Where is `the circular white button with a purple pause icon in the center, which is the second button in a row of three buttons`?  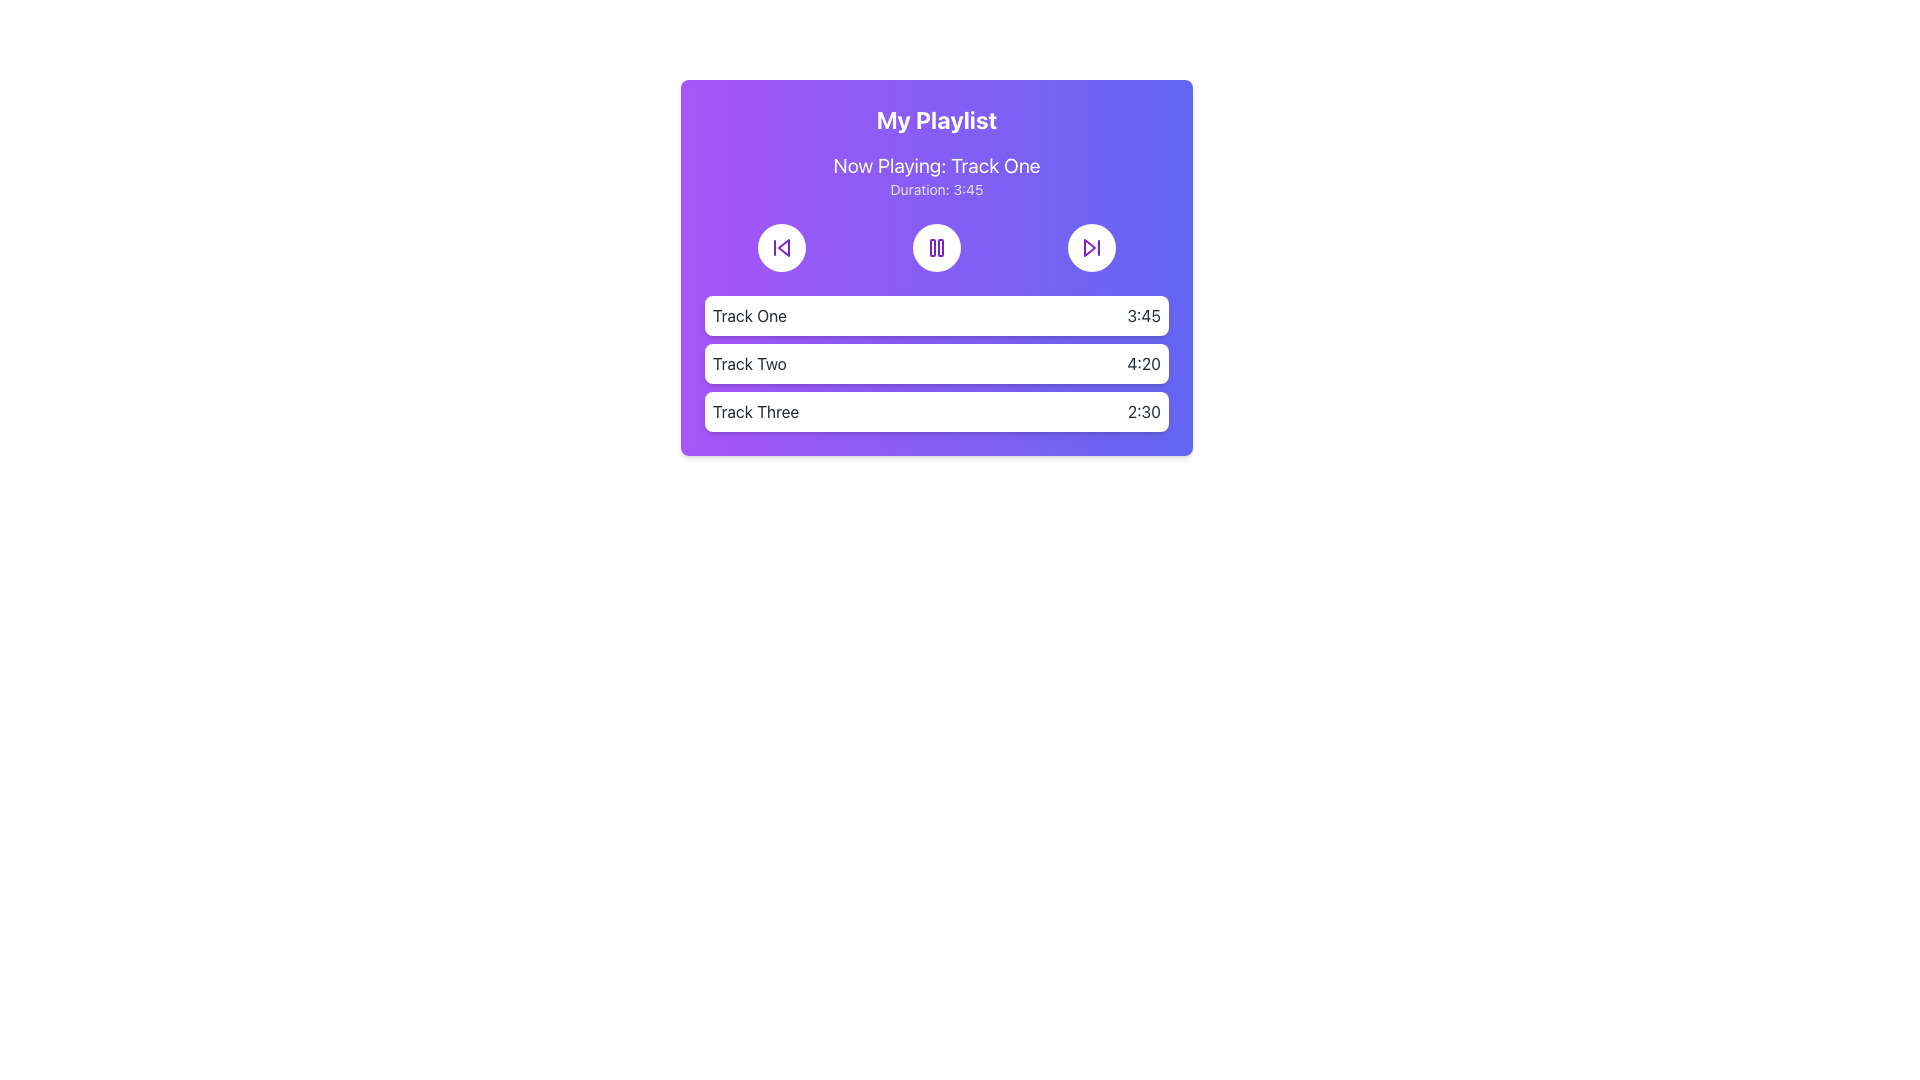
the circular white button with a purple pause icon in the center, which is the second button in a row of three buttons is located at coordinates (935, 246).